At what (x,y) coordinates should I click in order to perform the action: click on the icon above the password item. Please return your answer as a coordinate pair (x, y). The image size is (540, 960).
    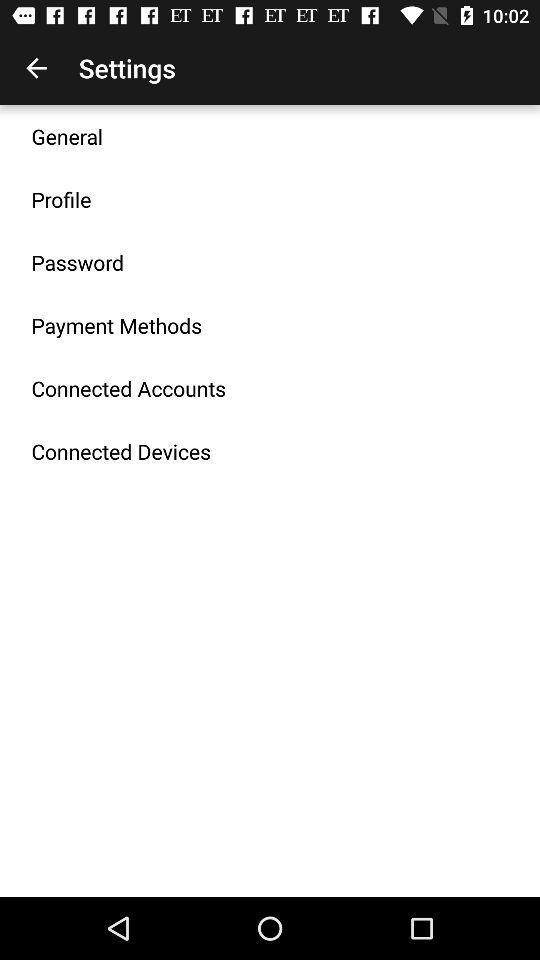
    Looking at the image, I should click on (61, 199).